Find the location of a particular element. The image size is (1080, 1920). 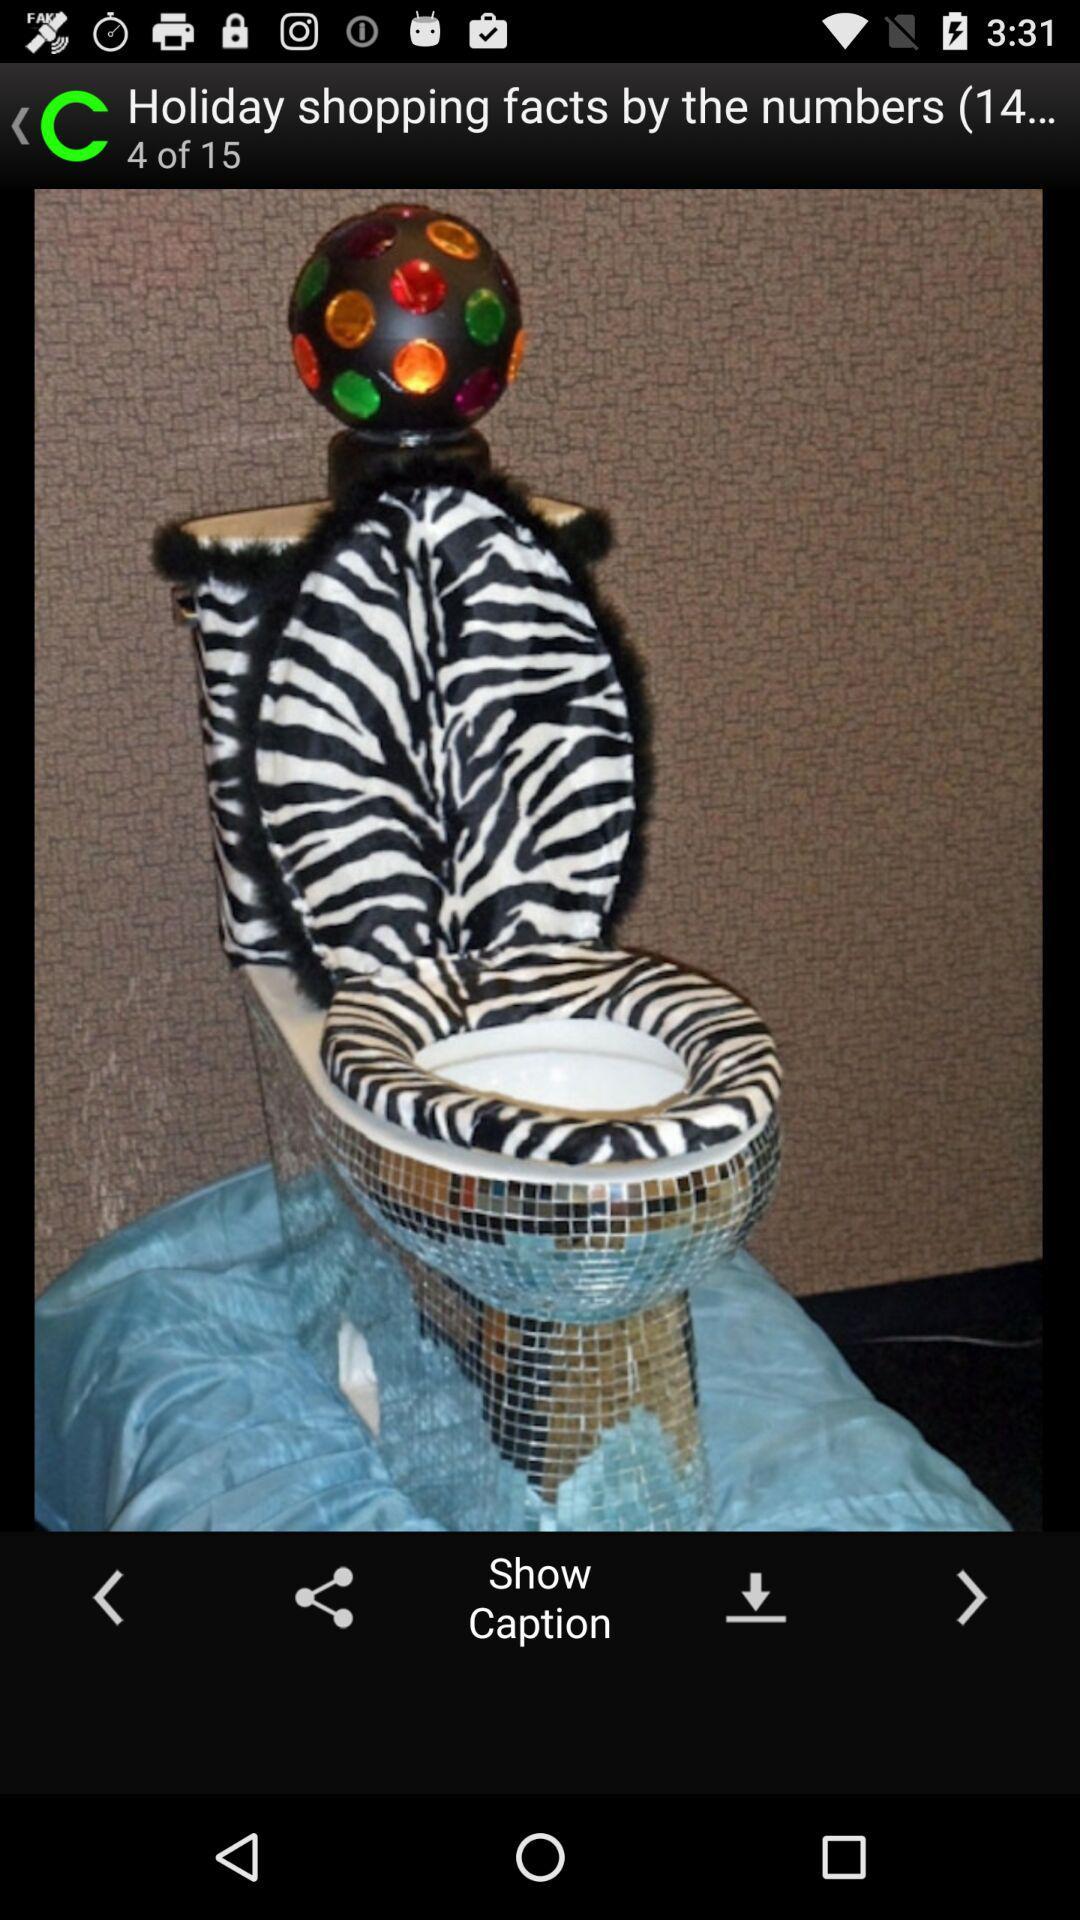

the file_download icon is located at coordinates (756, 1708).